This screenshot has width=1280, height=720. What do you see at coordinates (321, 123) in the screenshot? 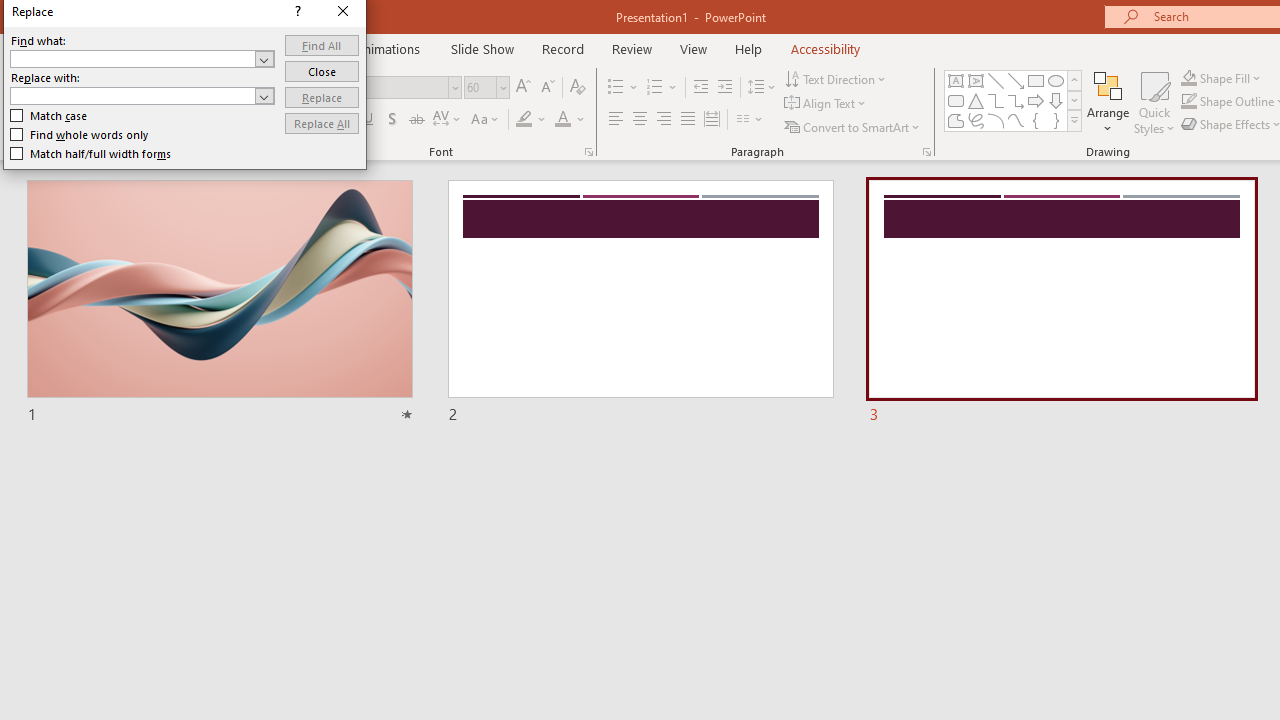
I see `'Replace All'` at bounding box center [321, 123].